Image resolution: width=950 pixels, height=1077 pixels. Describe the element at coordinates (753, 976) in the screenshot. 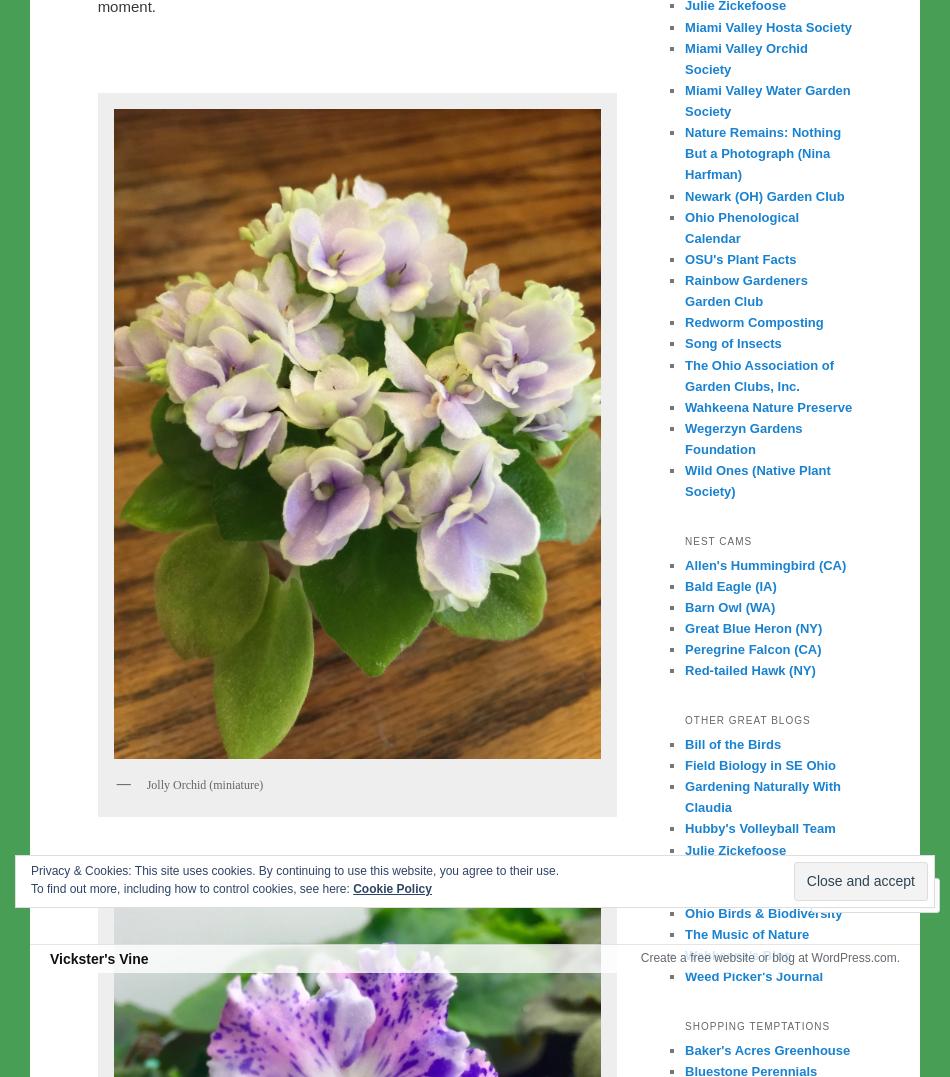

I see `'Weed Picker's Journal'` at that location.